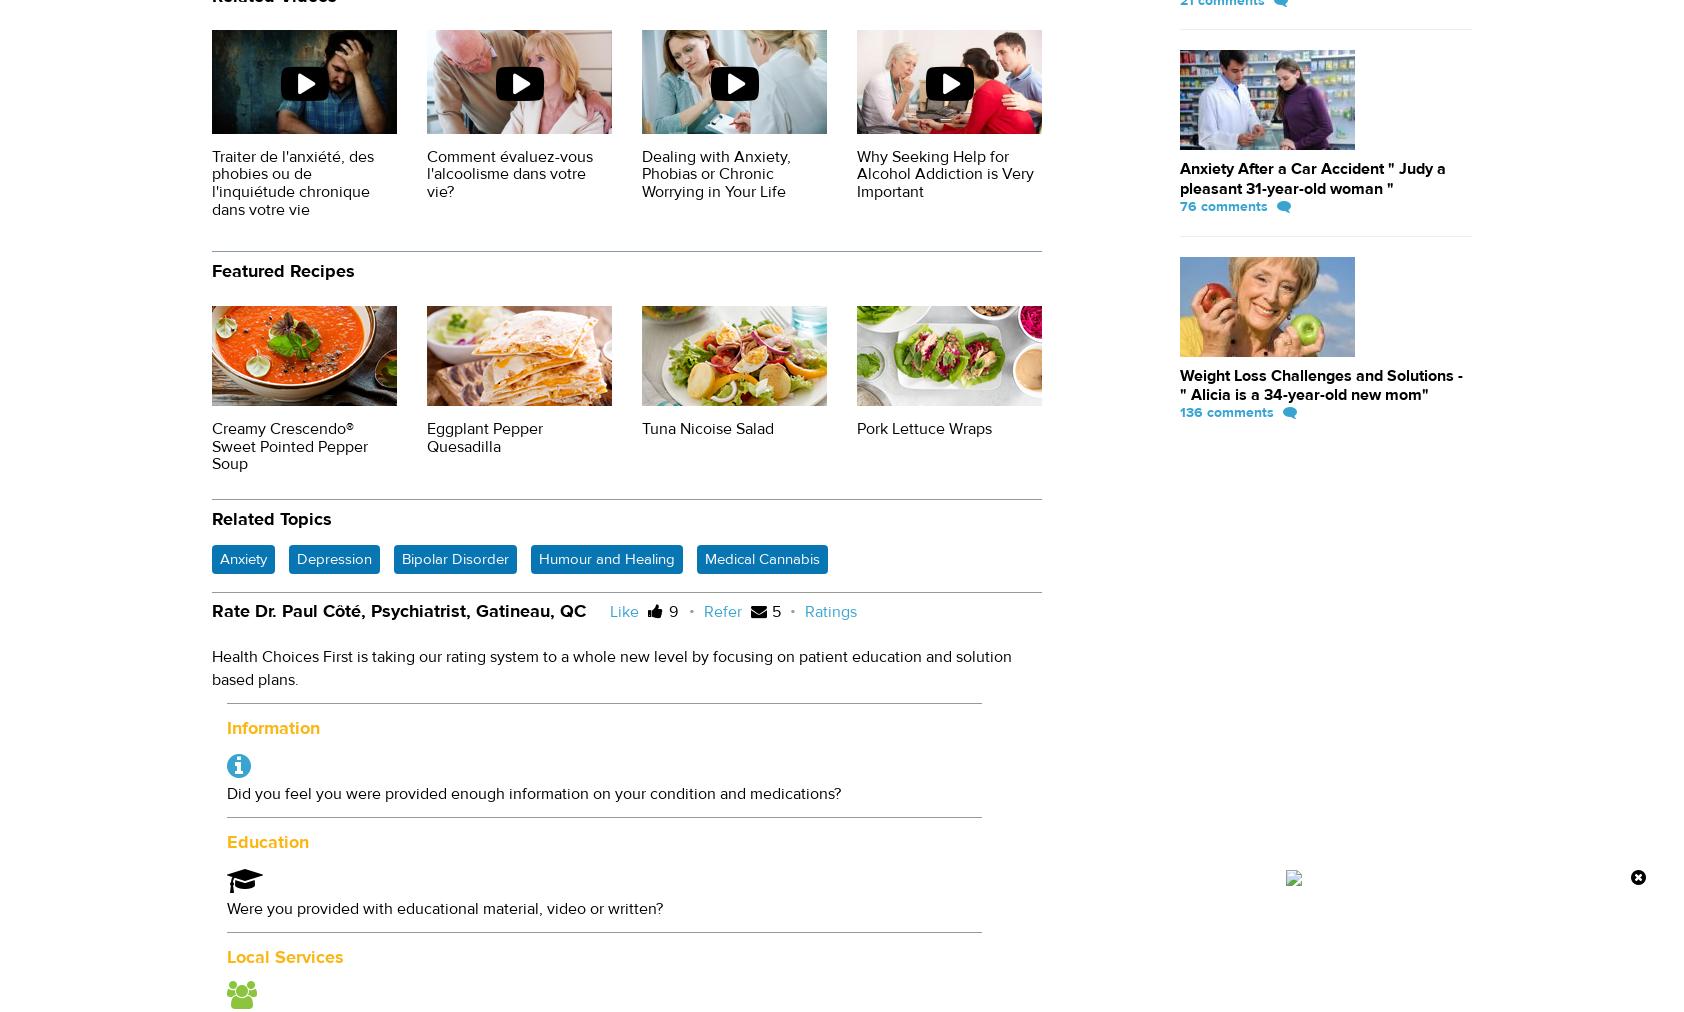 This screenshot has width=1684, height=1012. What do you see at coordinates (509, 173) in the screenshot?
I see `'Comment évaluez-vous l'alcoolisme dans votre vie?'` at bounding box center [509, 173].